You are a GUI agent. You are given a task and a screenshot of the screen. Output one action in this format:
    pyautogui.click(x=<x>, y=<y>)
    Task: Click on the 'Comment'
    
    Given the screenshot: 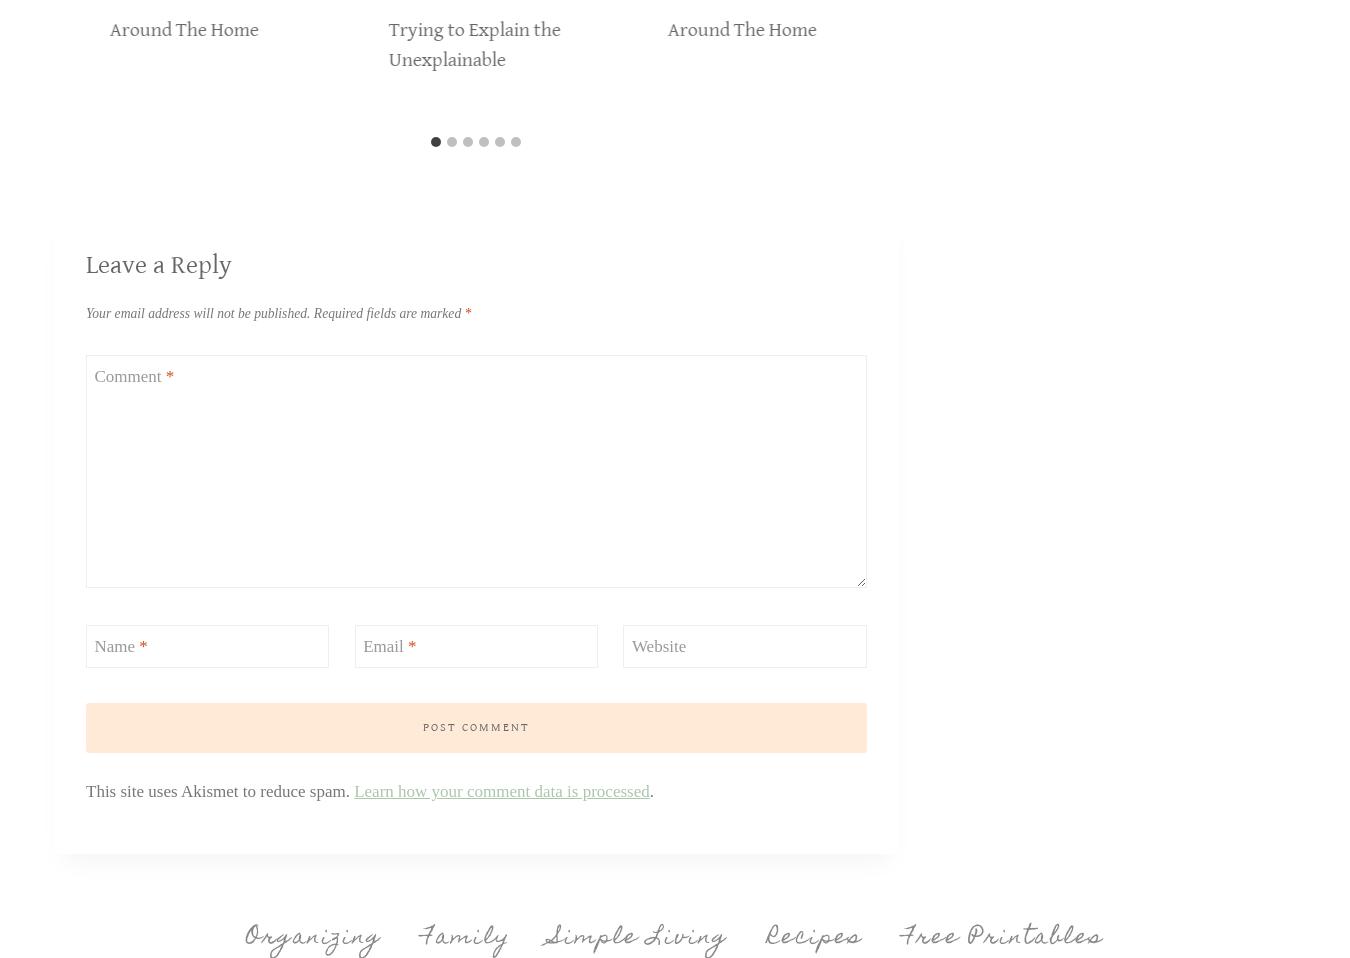 What is the action you would take?
    pyautogui.click(x=129, y=374)
    